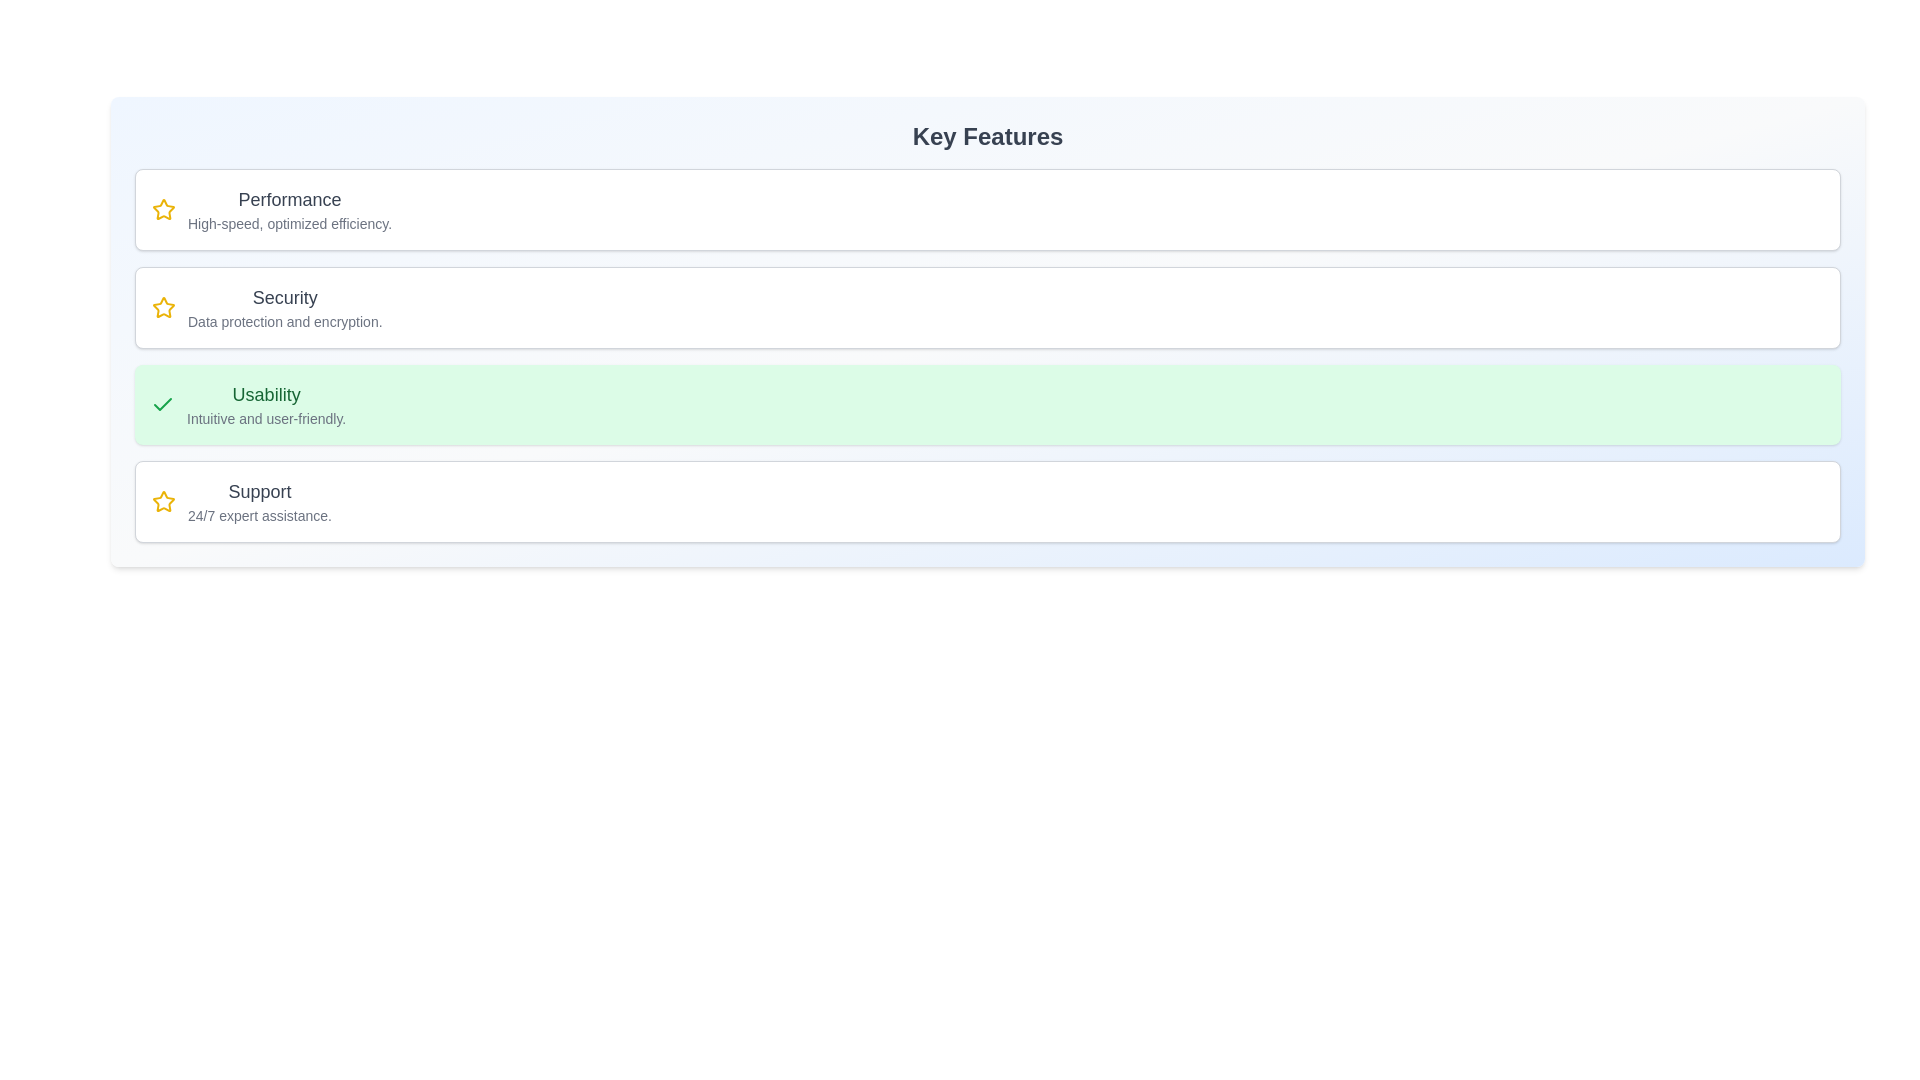  What do you see at coordinates (988, 308) in the screenshot?
I see `the card with Security to observe visual changes` at bounding box center [988, 308].